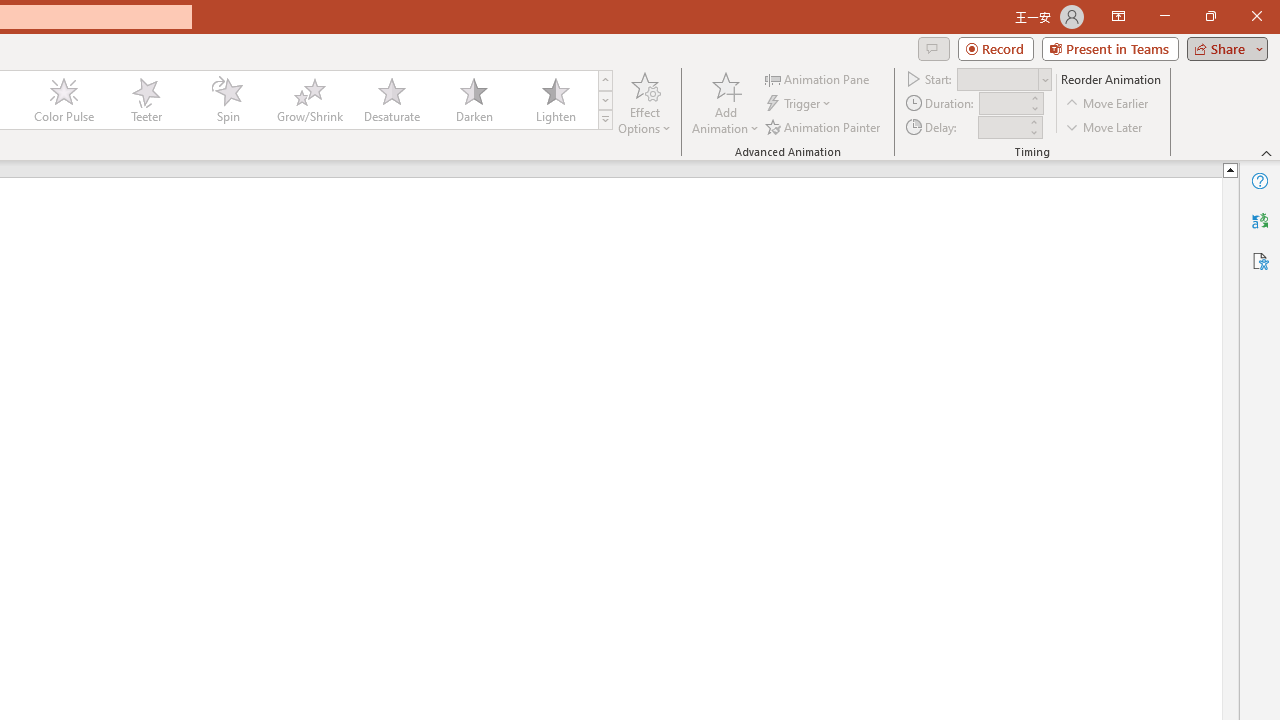 The width and height of the screenshot is (1280, 720). I want to click on 'Collapse the Ribbon', so click(1266, 152).